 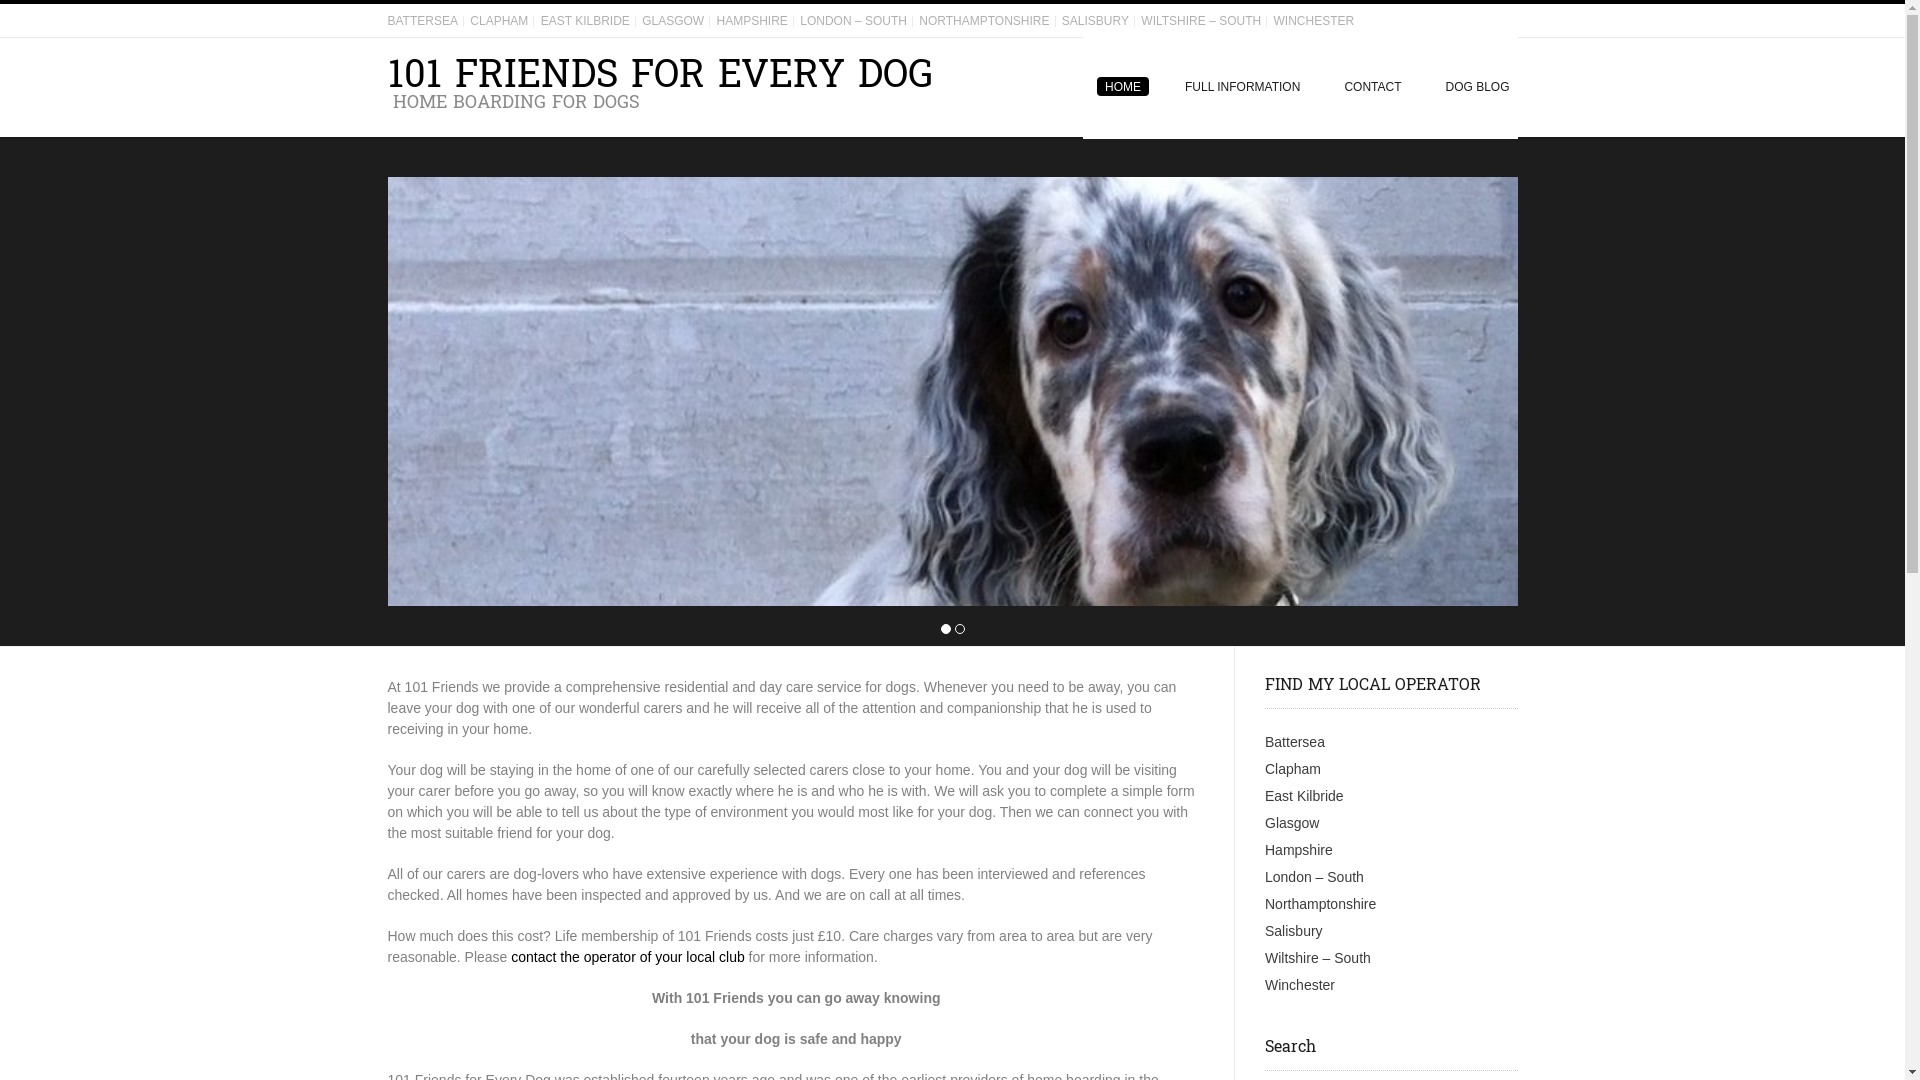 What do you see at coordinates (1271, 20) in the screenshot?
I see `'WINCHESTER'` at bounding box center [1271, 20].